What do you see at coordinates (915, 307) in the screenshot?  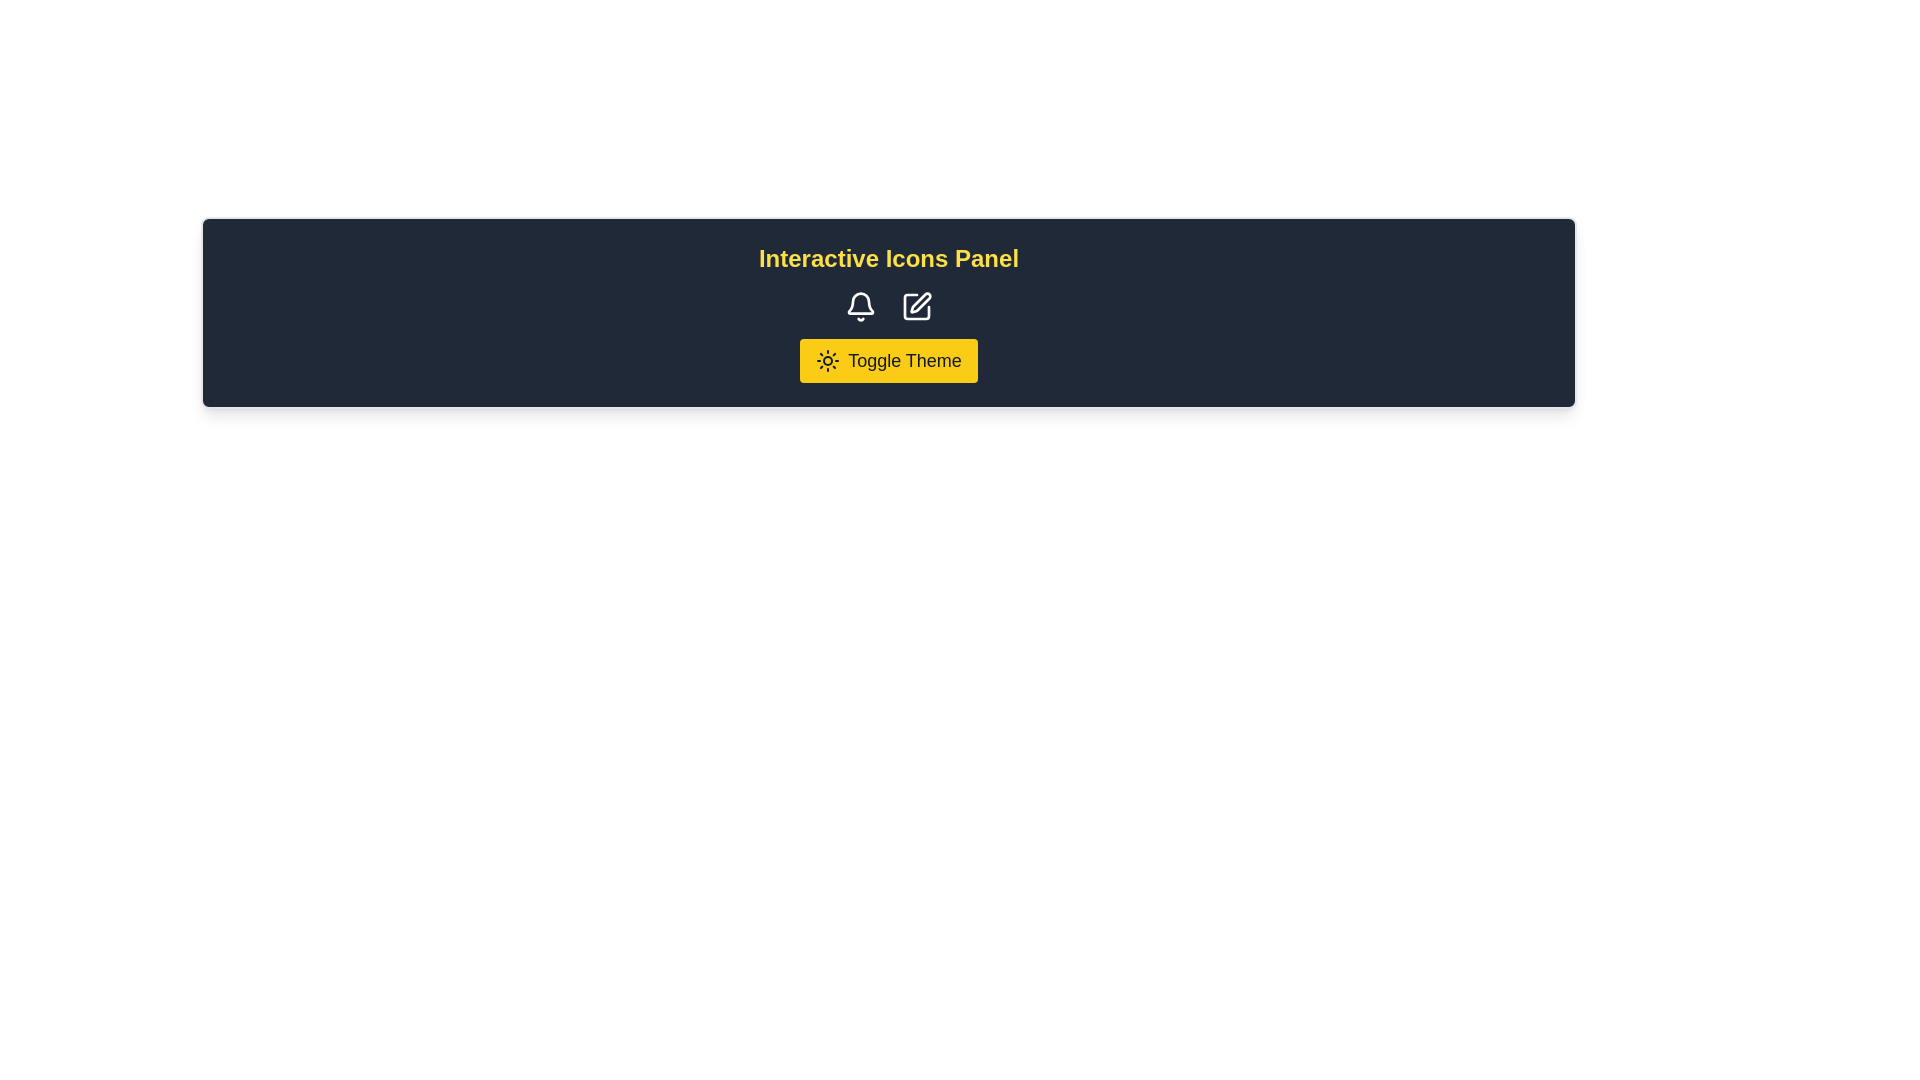 I see `the Icon Button, which is the second icon from the left in a horizontal row on a dark rectangular panel, to enable editing or modifying content or settings` at bounding box center [915, 307].